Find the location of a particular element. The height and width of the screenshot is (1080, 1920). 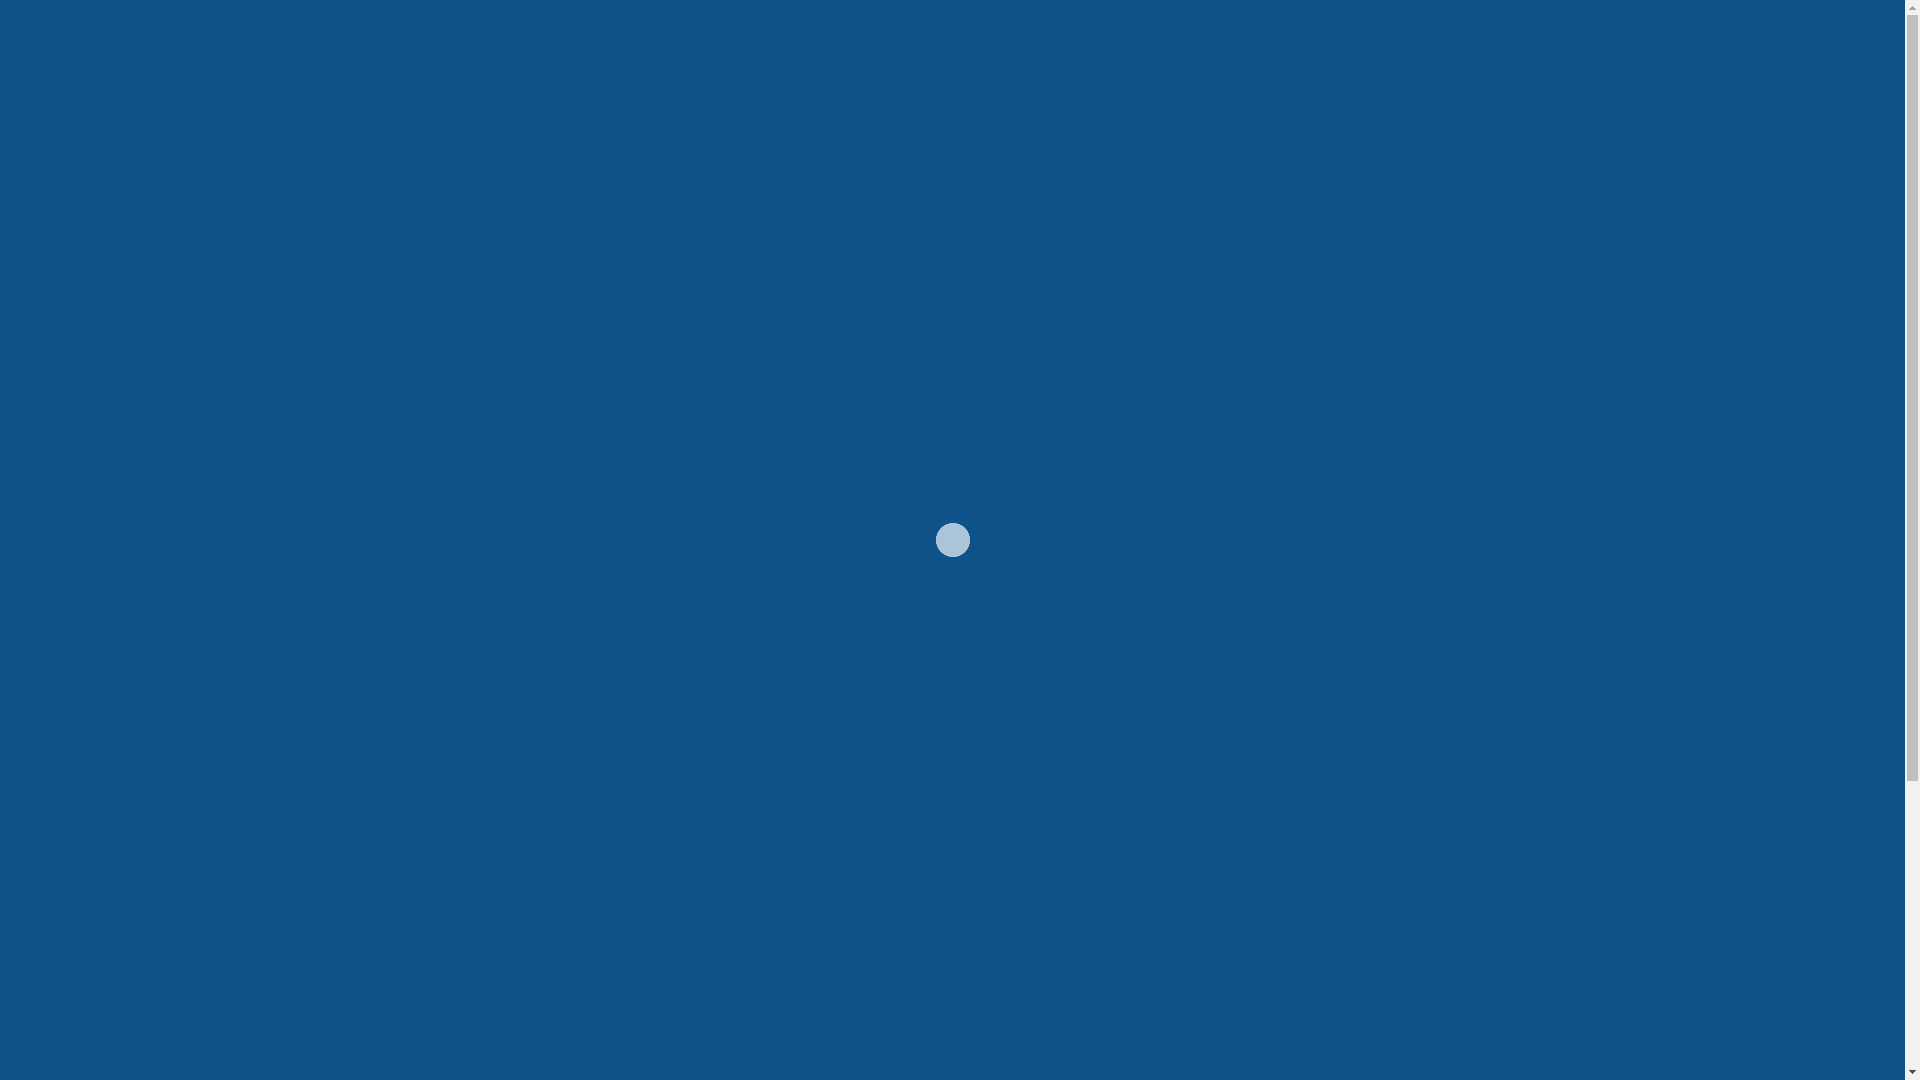

'Contact' is located at coordinates (1480, 96).